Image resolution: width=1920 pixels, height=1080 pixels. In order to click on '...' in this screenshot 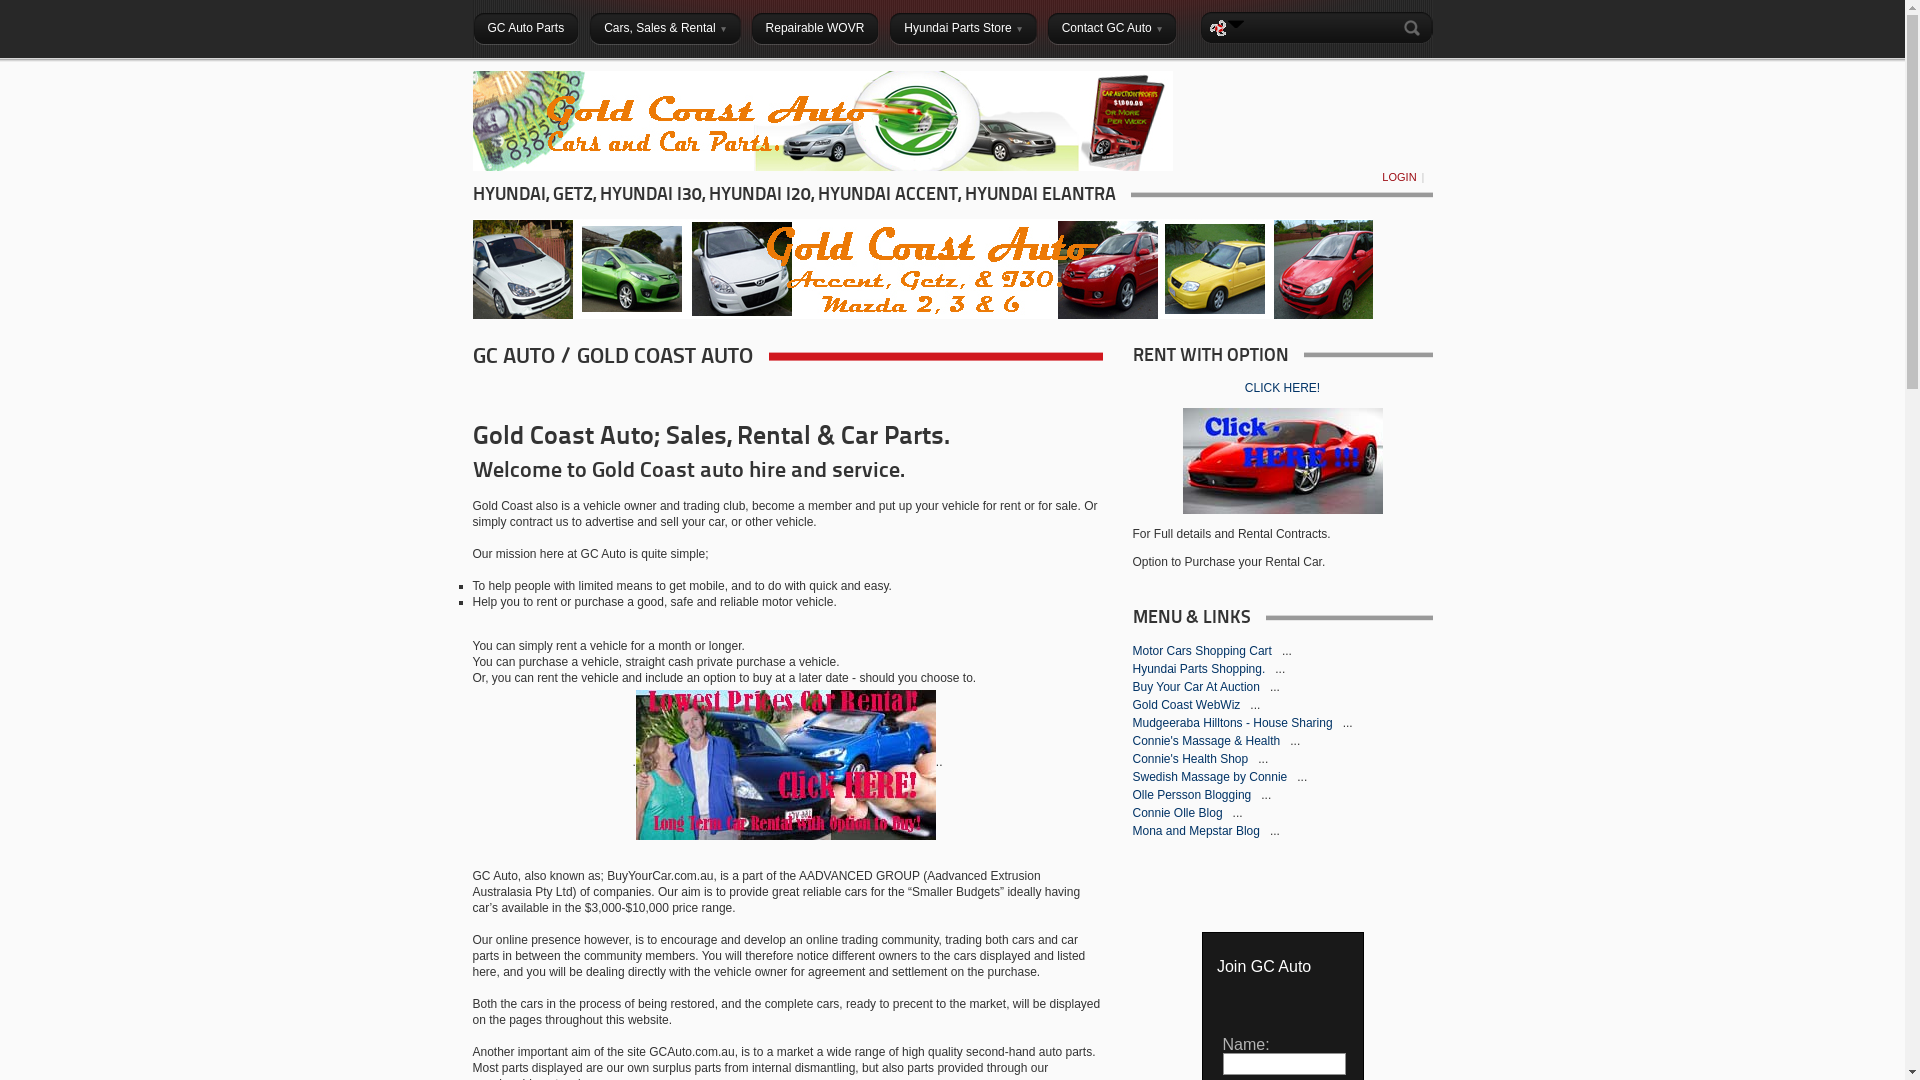, I will do `click(1237, 813)`.